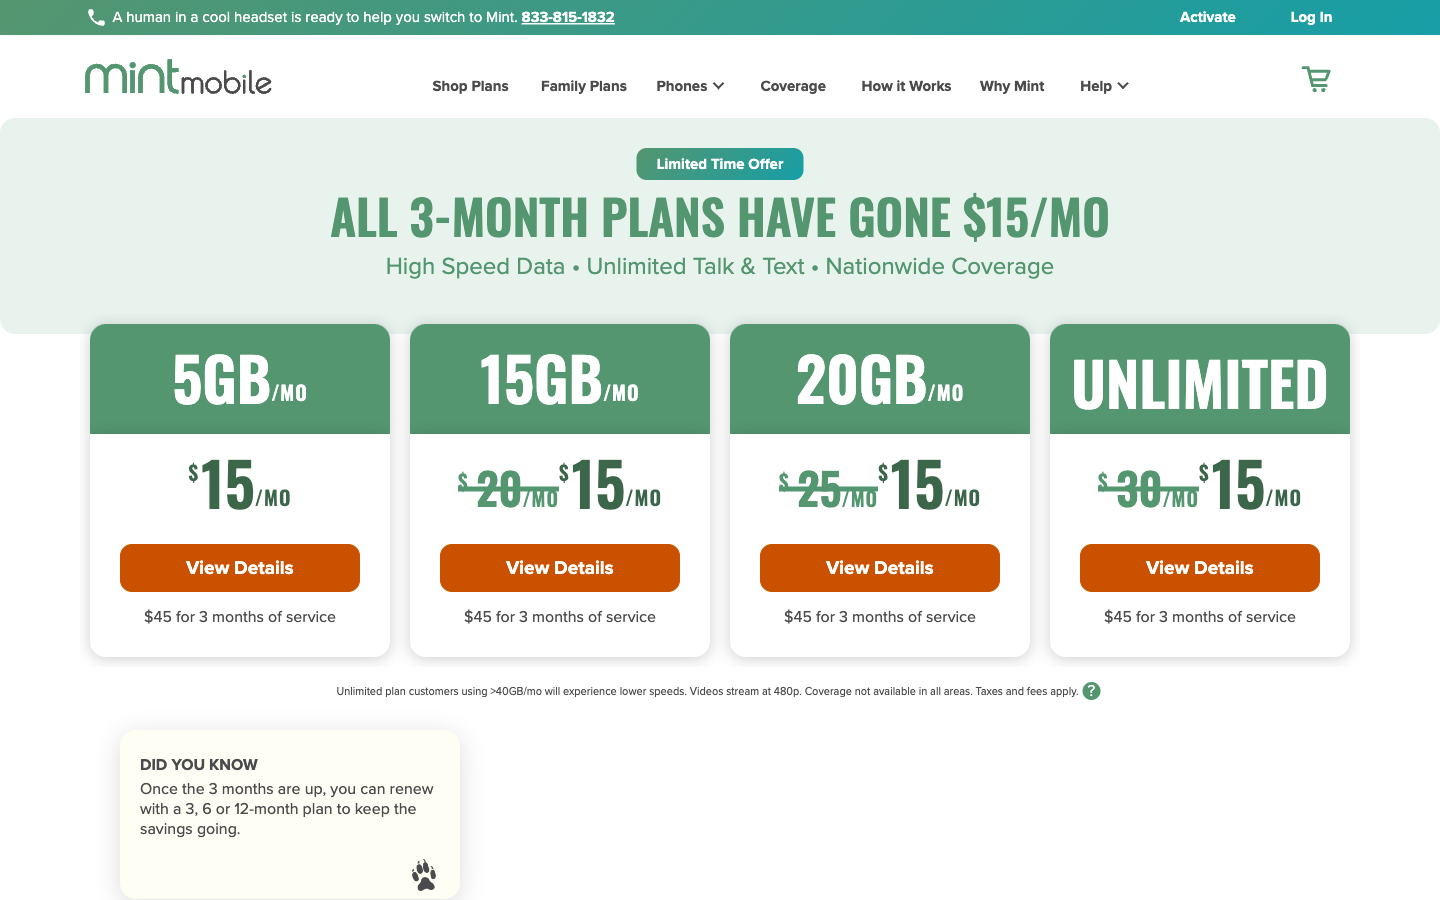 This screenshot has height=900, width=1440. What do you see at coordinates (1299, 16) in the screenshot?
I see `sign-in screen` at bounding box center [1299, 16].